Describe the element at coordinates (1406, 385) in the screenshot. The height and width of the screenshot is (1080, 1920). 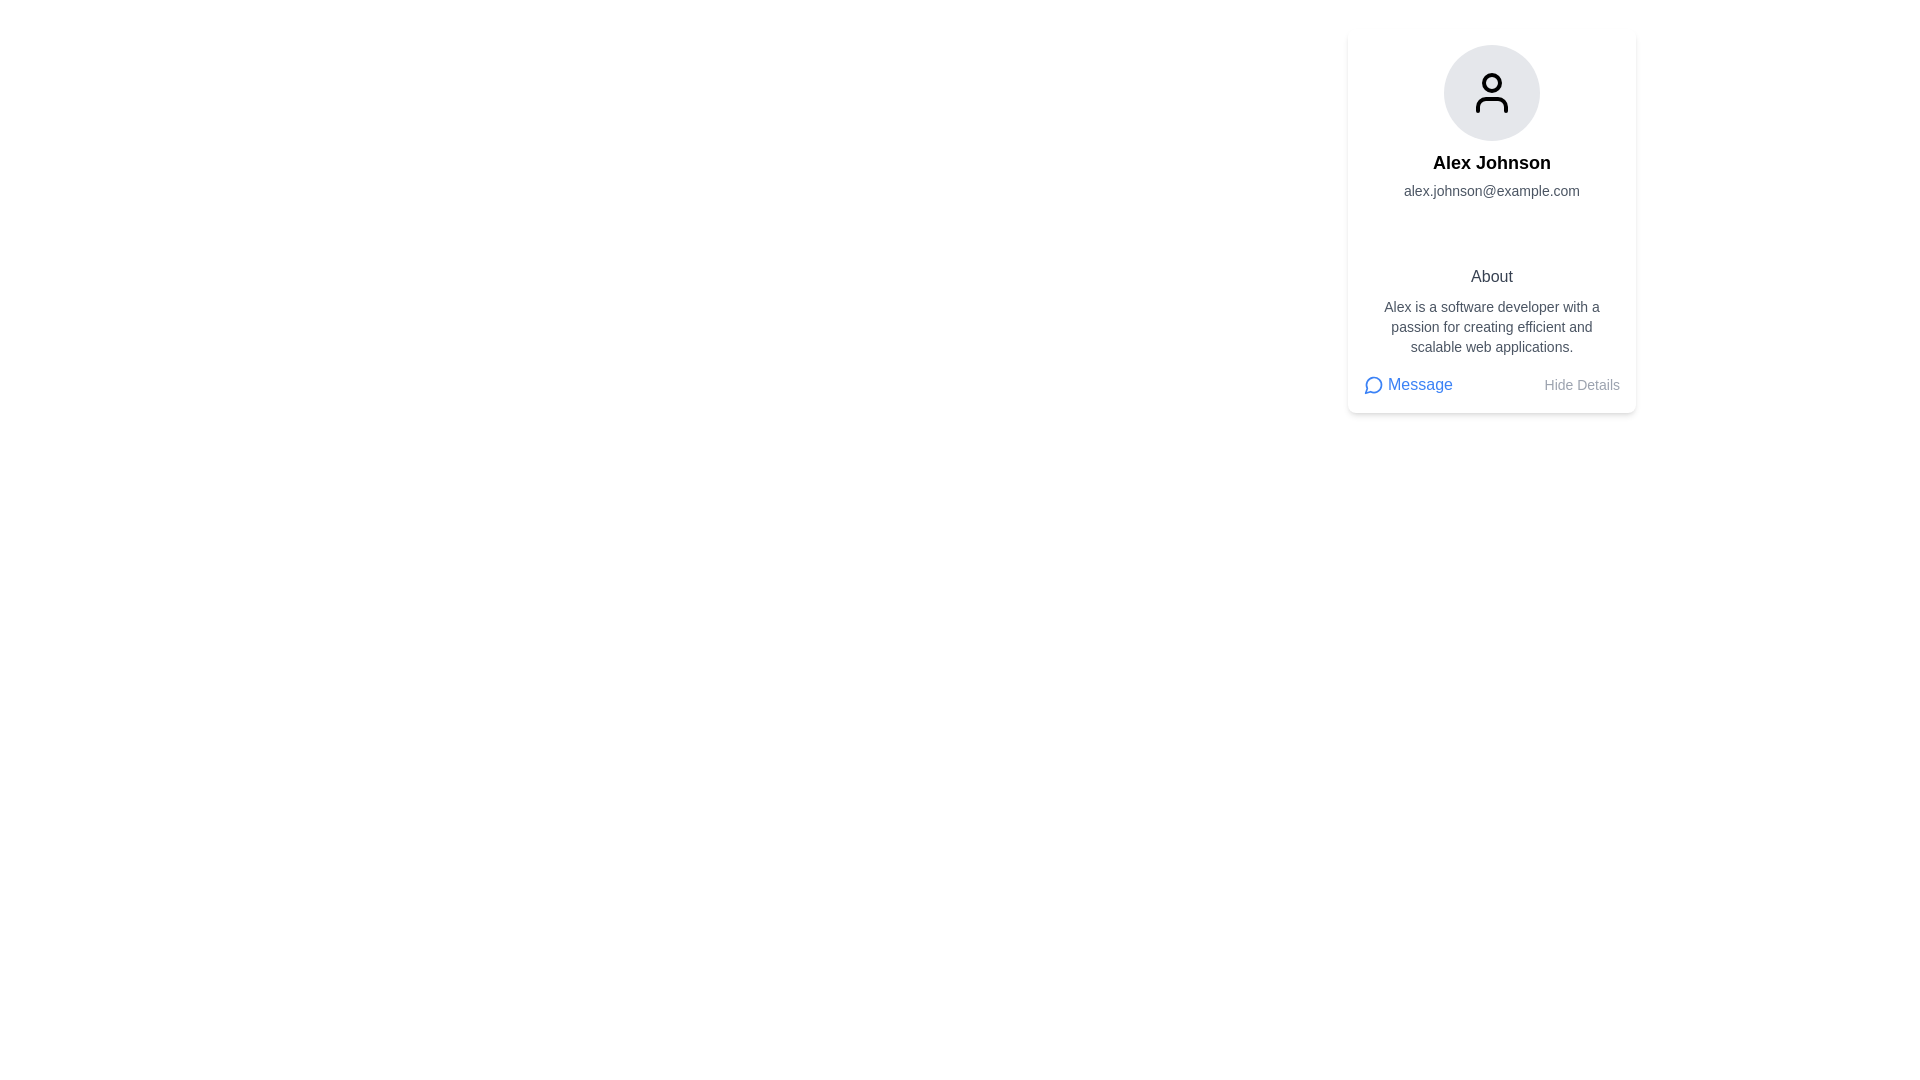
I see `the 'Message' text label styled in blue, which is accompanied by a speech bubble icon, located` at that location.